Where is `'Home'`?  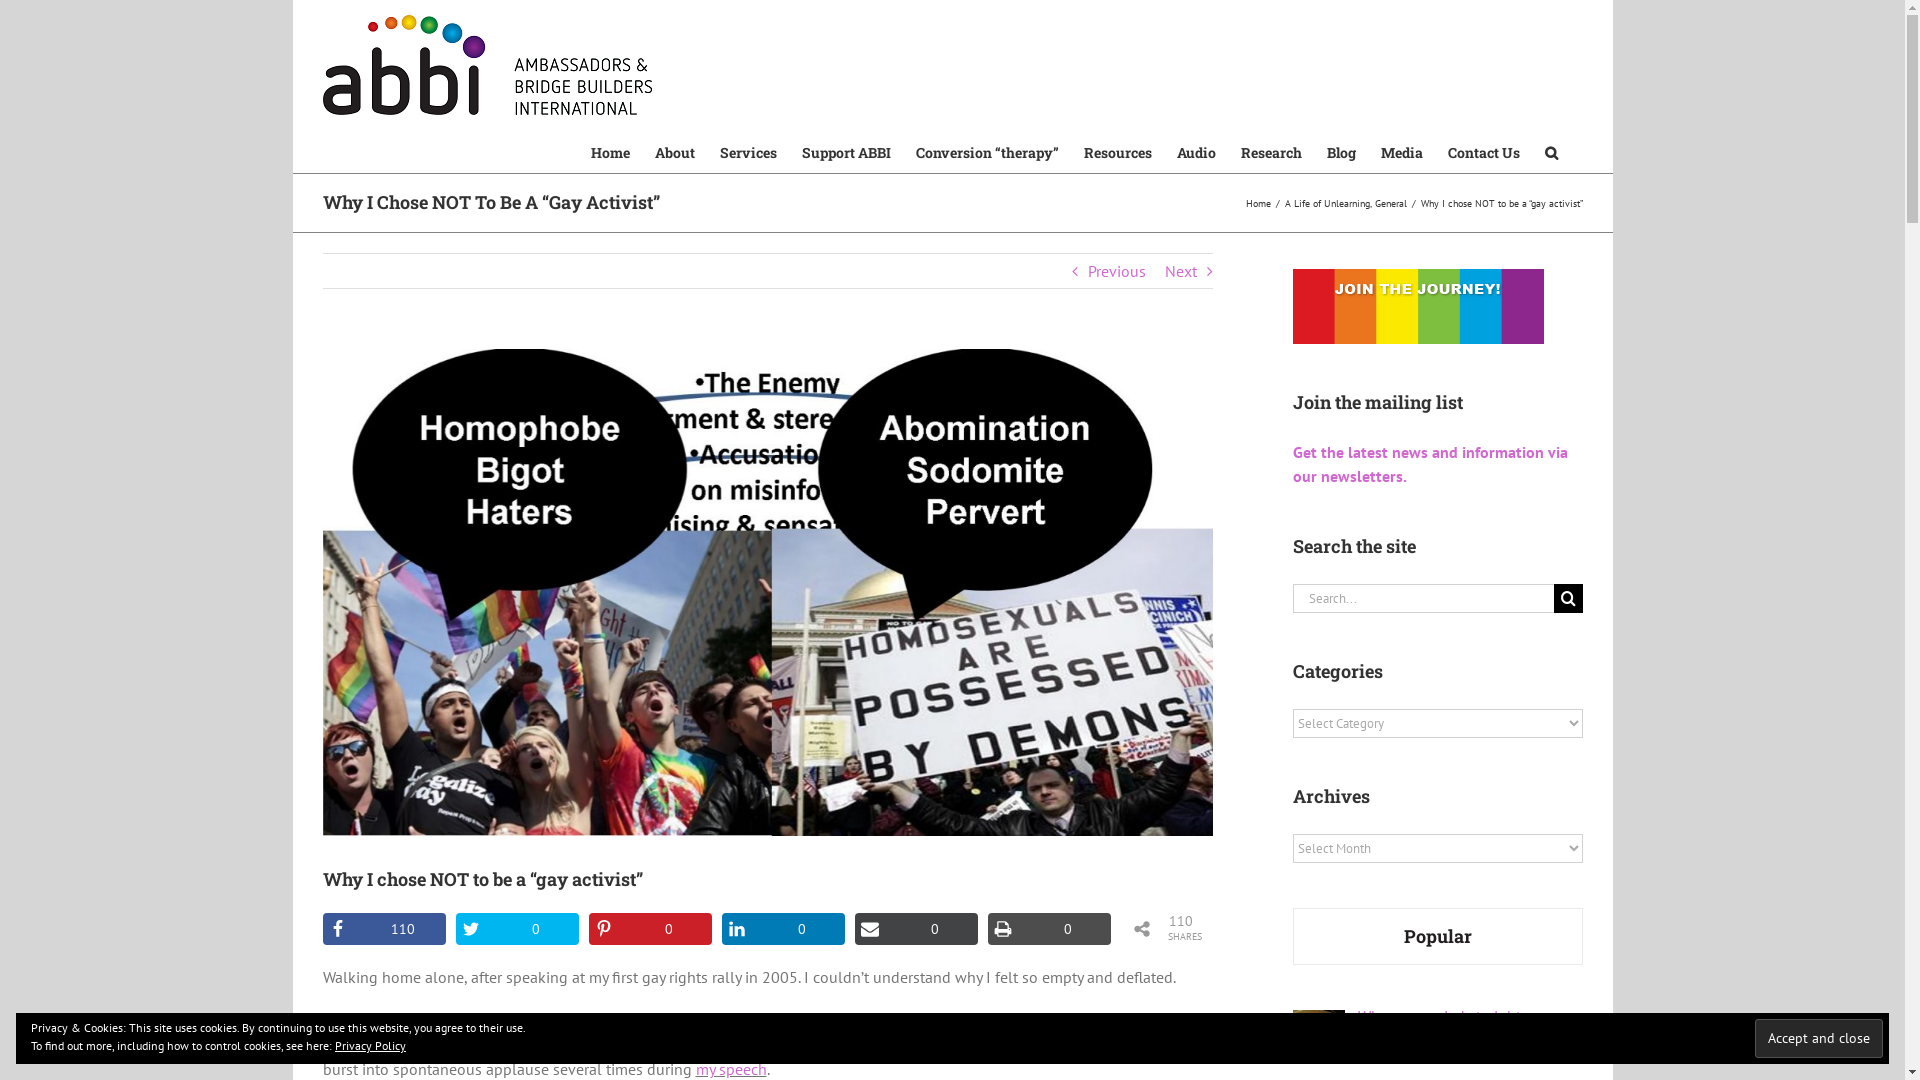 'Home' is located at coordinates (608, 150).